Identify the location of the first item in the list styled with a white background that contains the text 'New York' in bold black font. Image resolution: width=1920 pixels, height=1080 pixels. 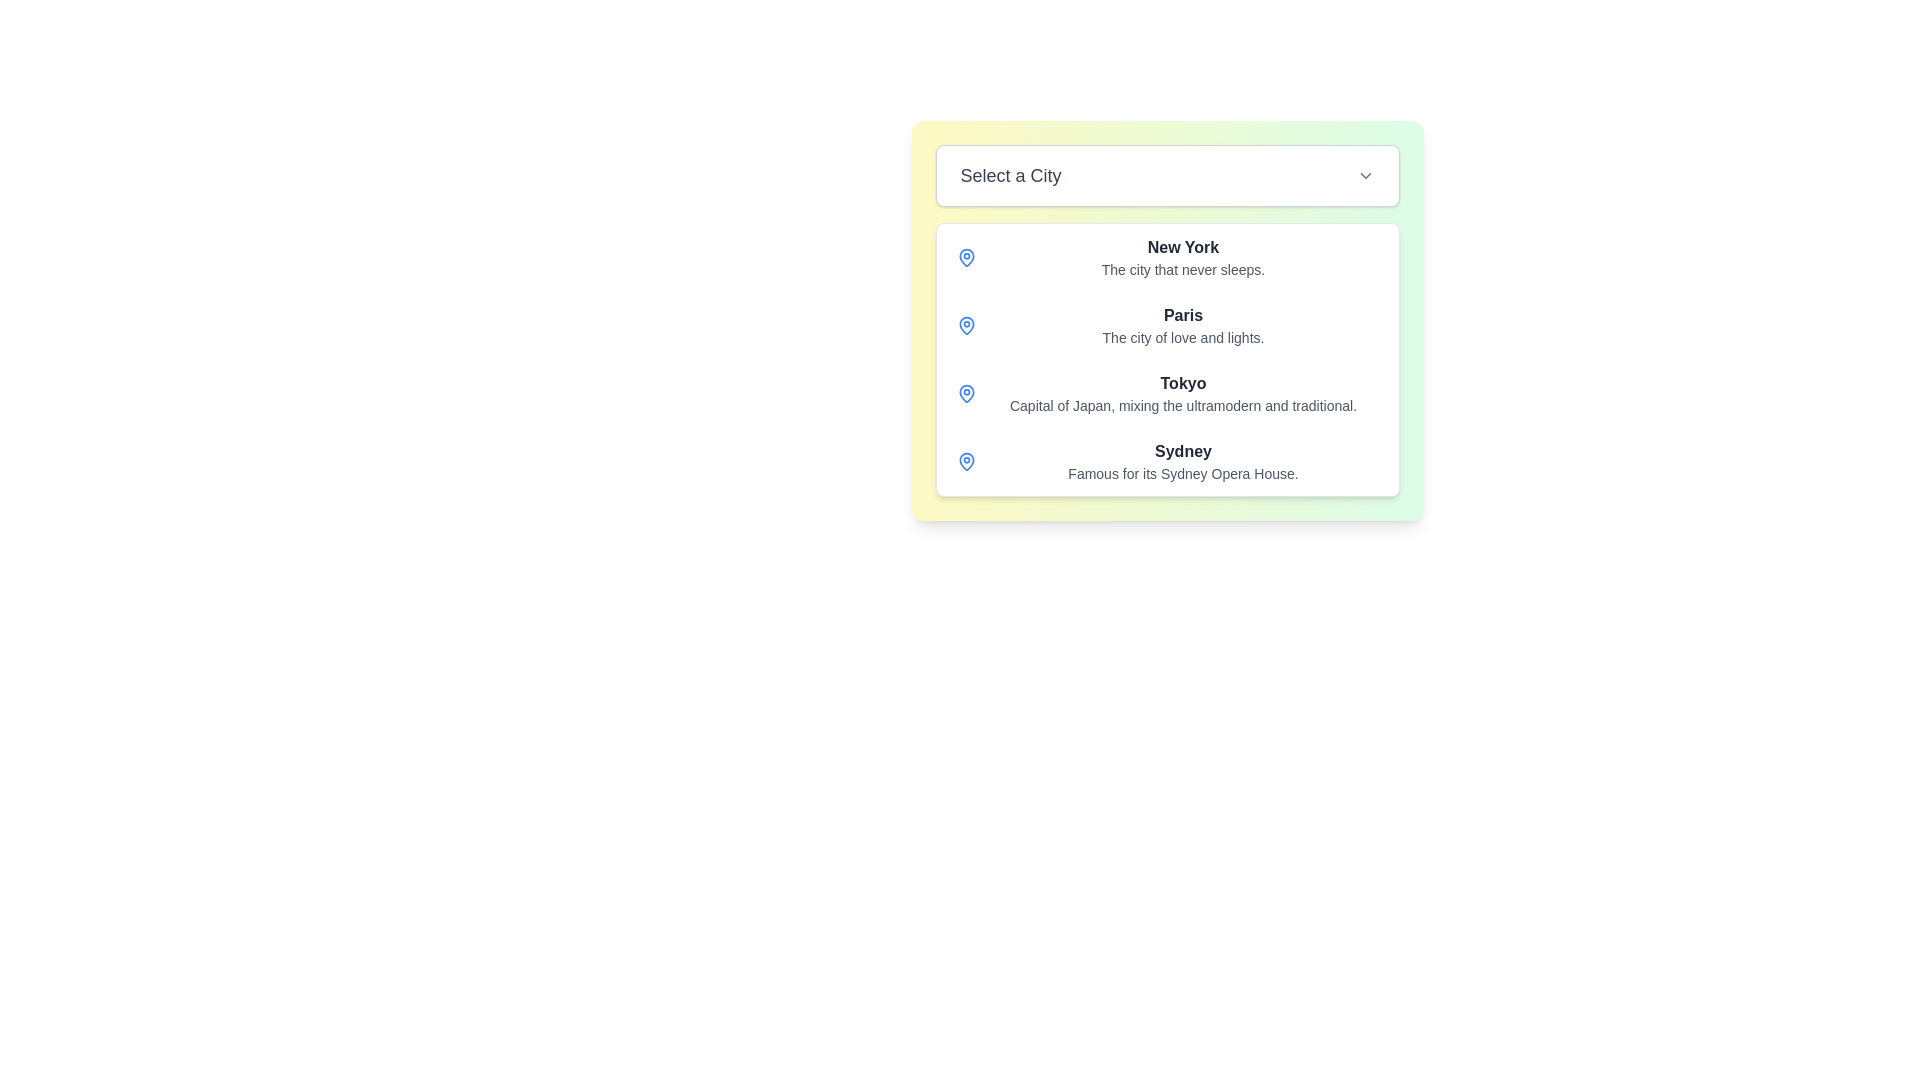
(1167, 257).